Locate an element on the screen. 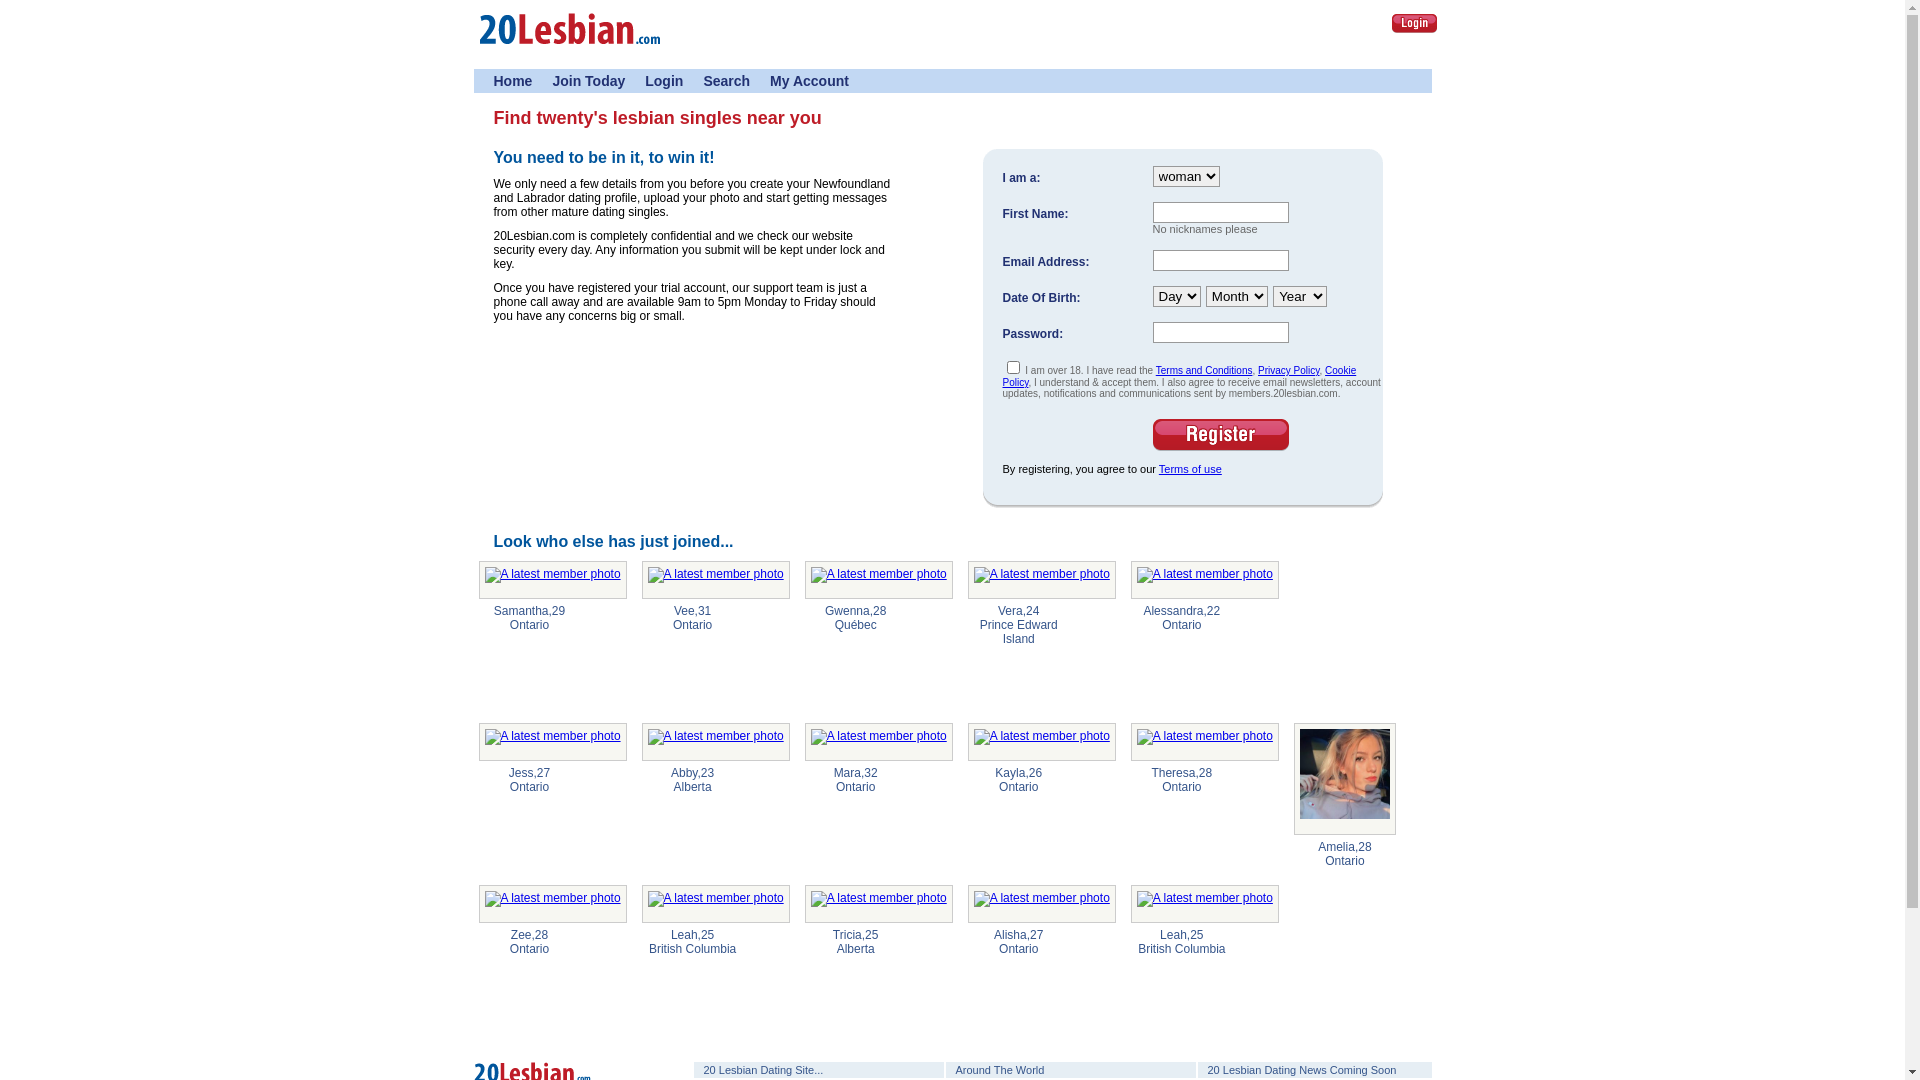 The image size is (1920, 1080). 'Alessandra, 22 from Toronto, Ontario' is located at coordinates (1203, 579).